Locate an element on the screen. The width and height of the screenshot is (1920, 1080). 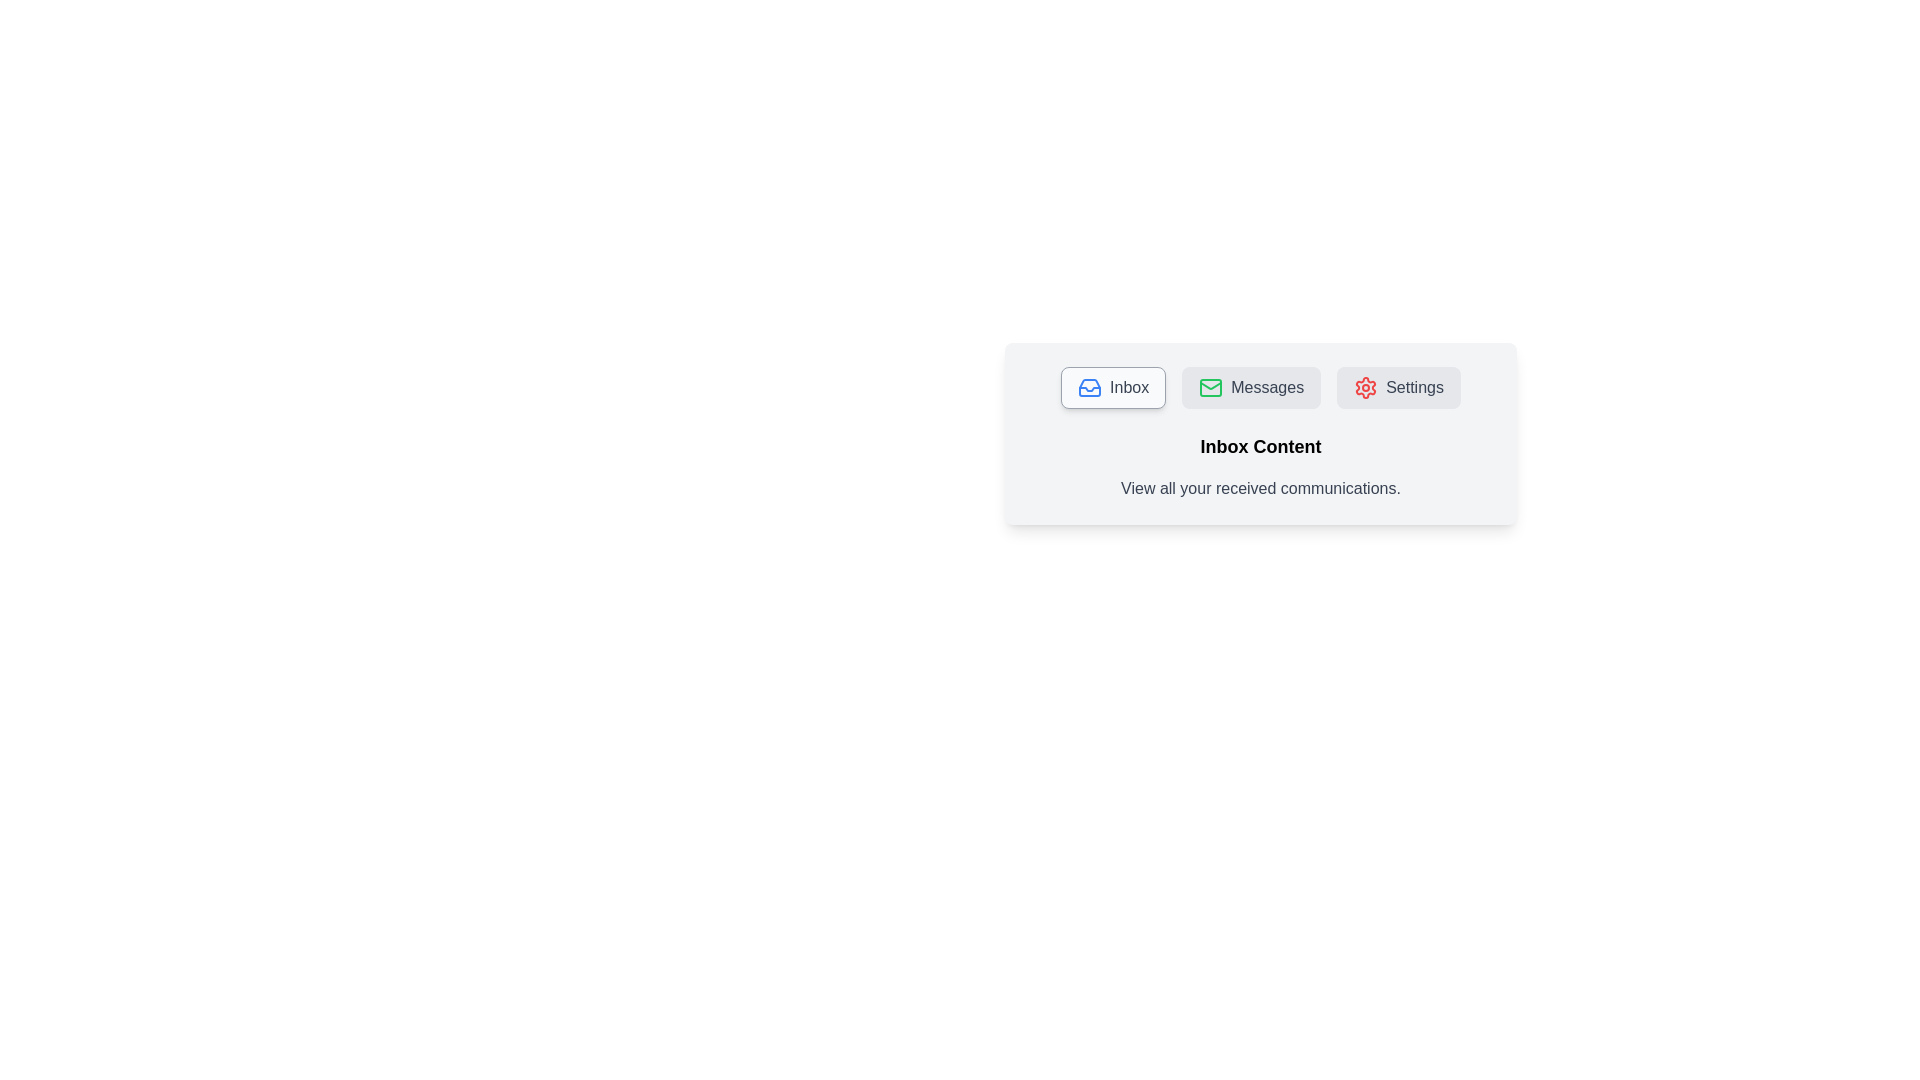
the Settings tab by clicking on its respective button is located at coordinates (1398, 388).